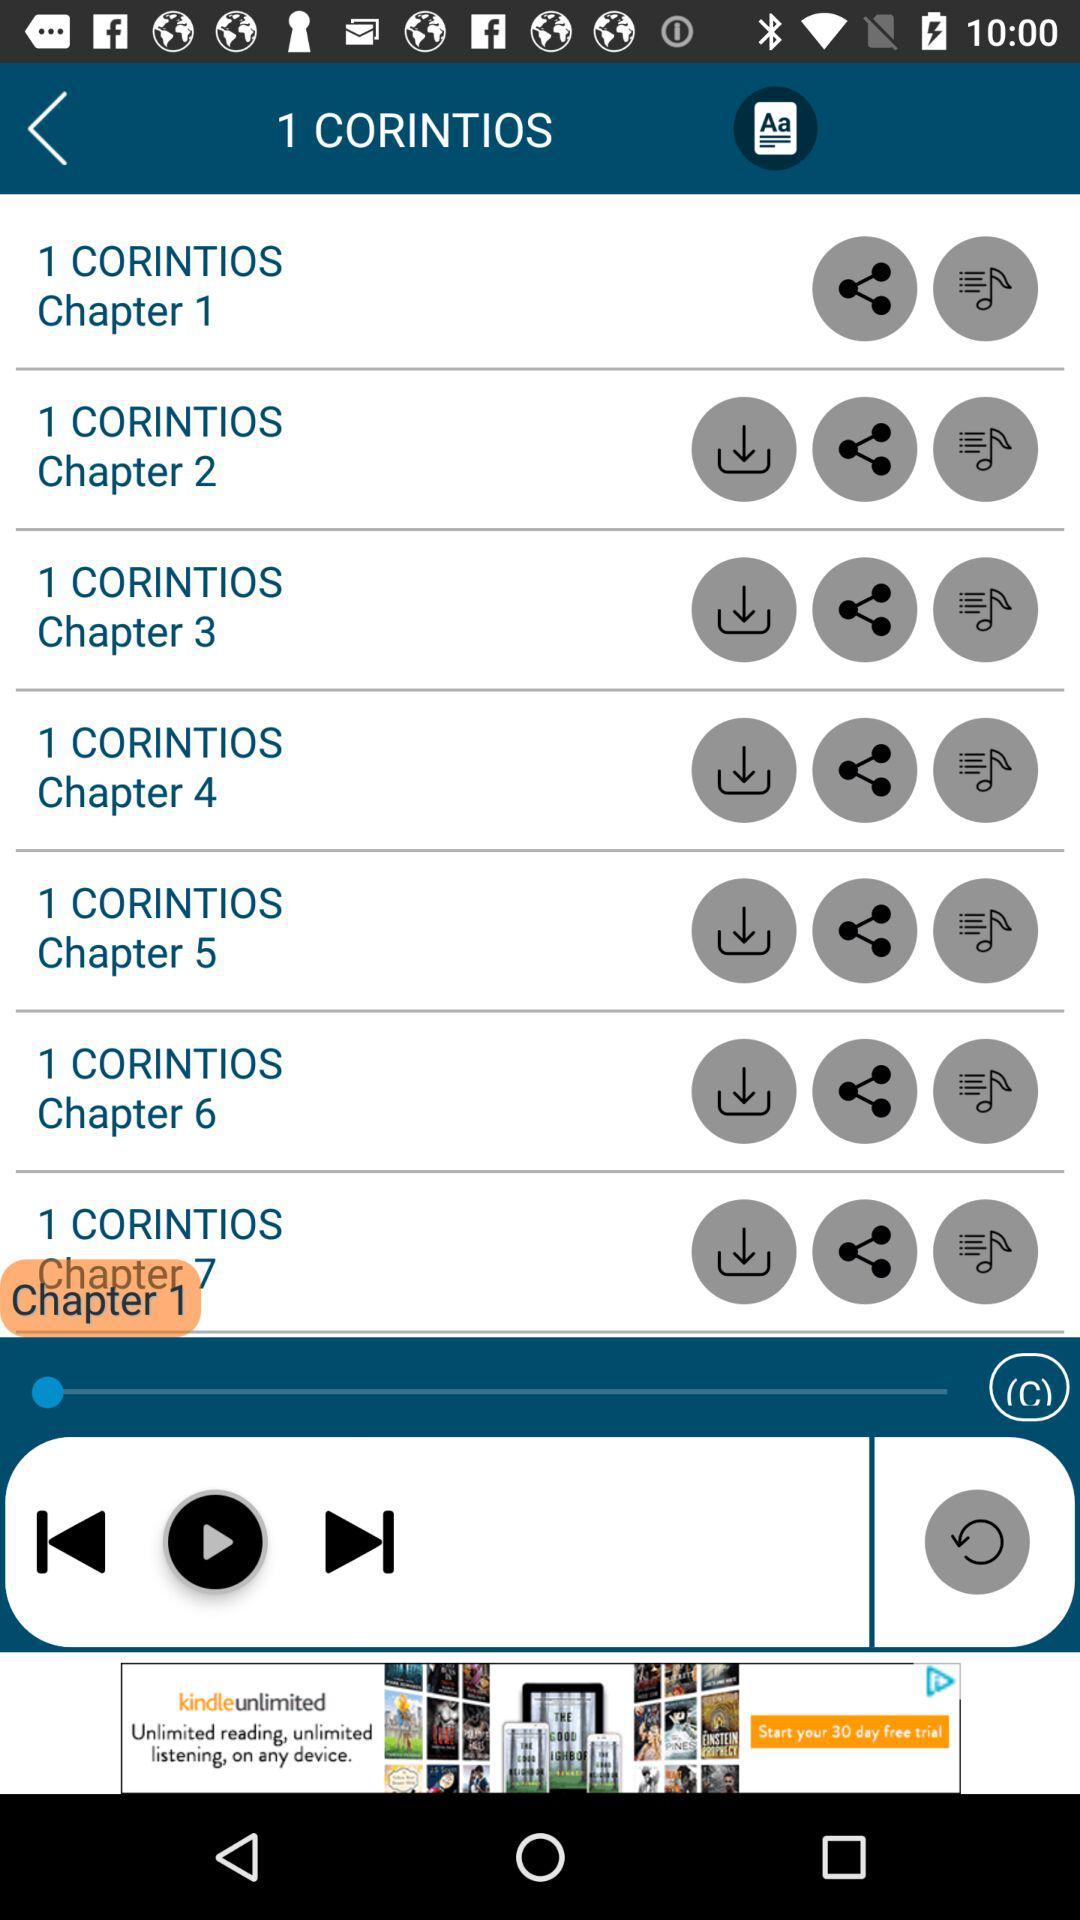  What do you see at coordinates (358, 1540) in the screenshot?
I see `next` at bounding box center [358, 1540].